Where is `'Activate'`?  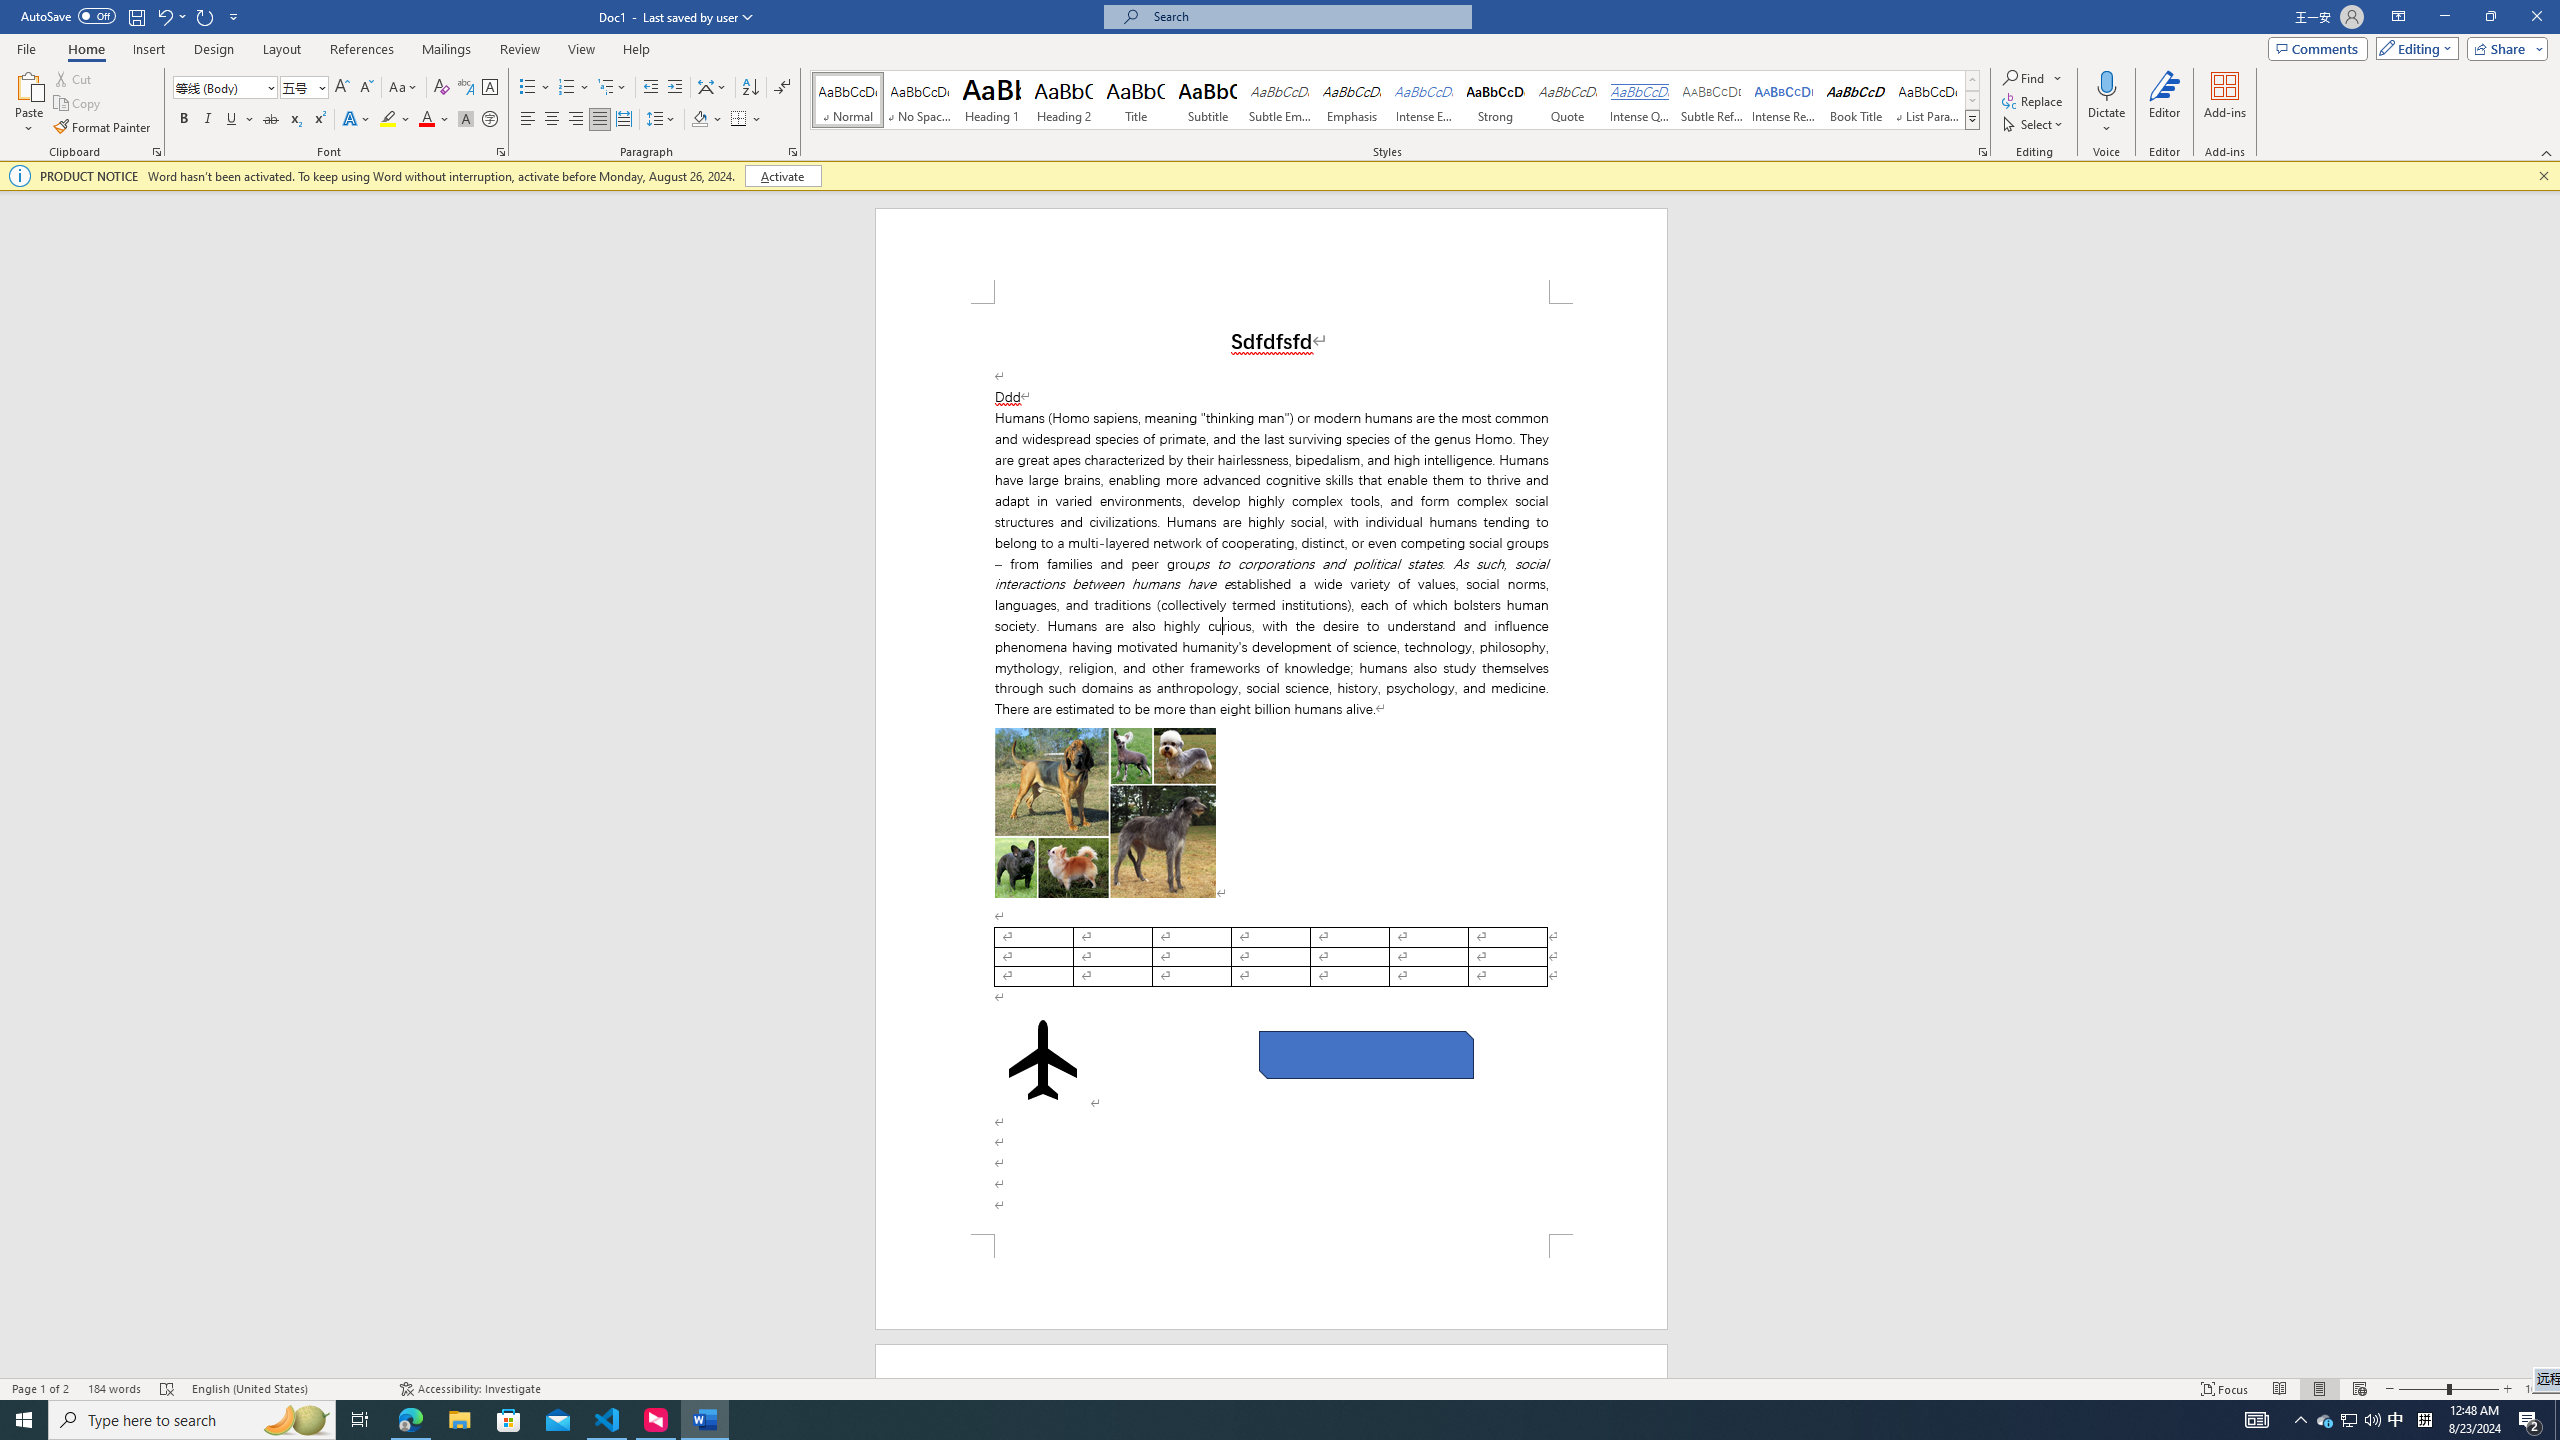
'Activate' is located at coordinates (782, 176).